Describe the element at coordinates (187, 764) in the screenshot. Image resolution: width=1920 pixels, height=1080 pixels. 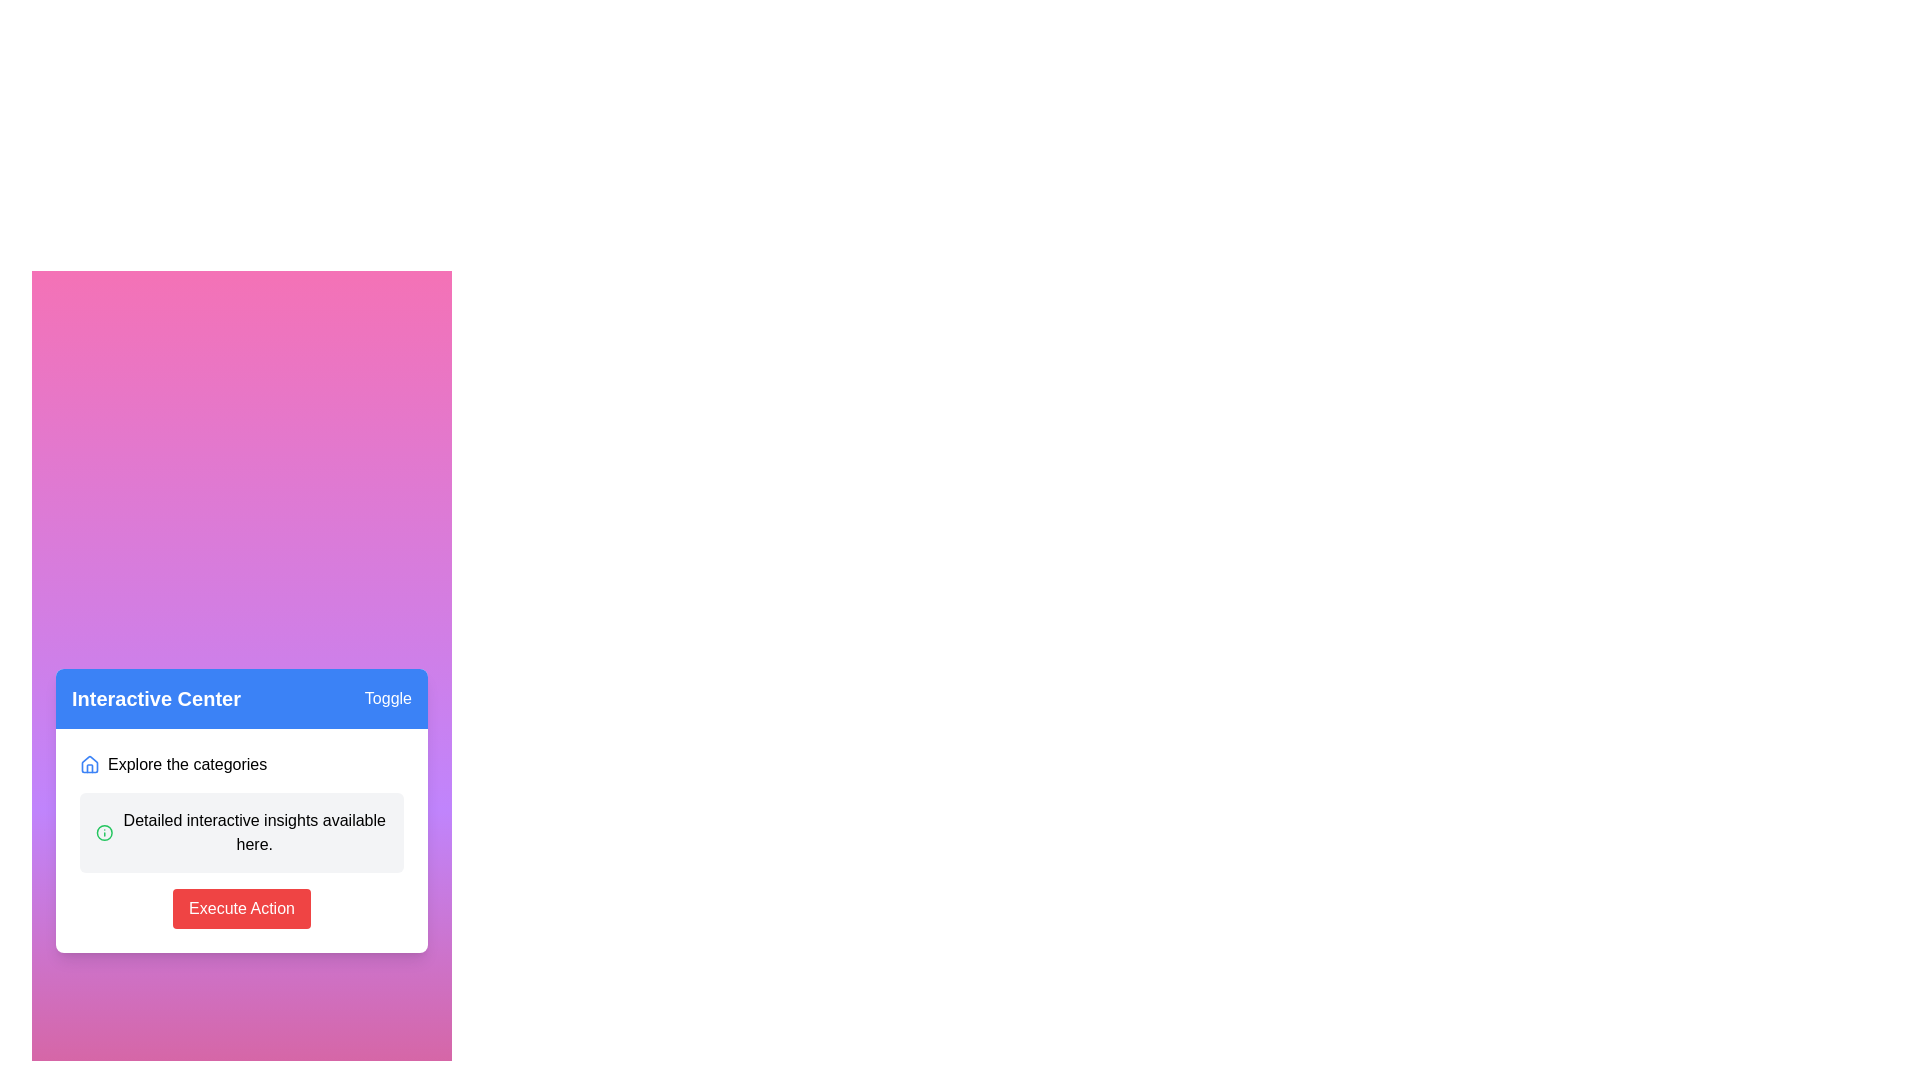
I see `the text label displaying 'Explore the categories', which is aligned to the right of a small house-shaped icon, located beneath the blue header labeled 'Interactive Center'` at that location.